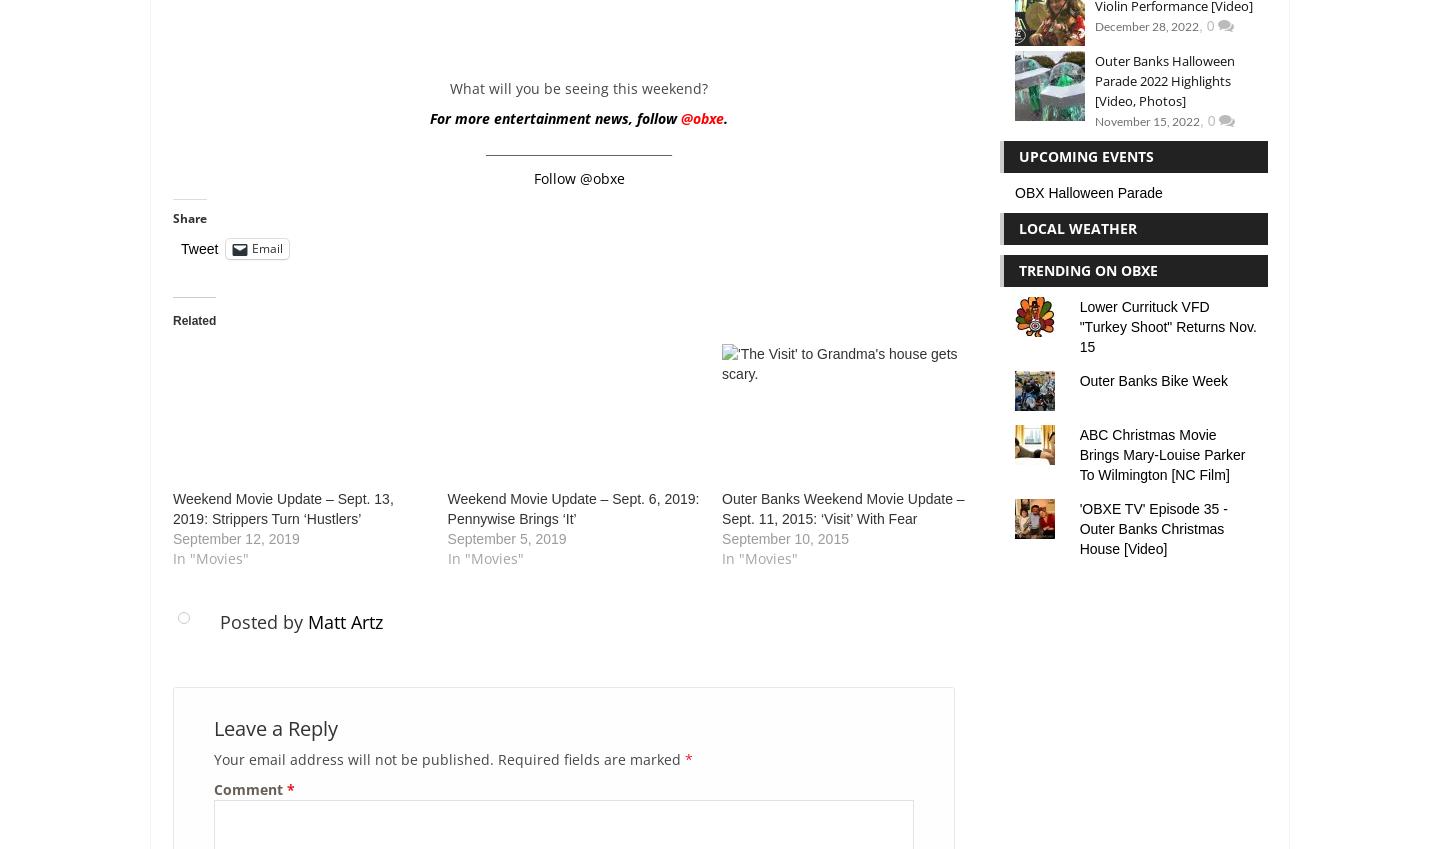 This screenshot has height=849, width=1440. I want to click on '.', so click(723, 117).